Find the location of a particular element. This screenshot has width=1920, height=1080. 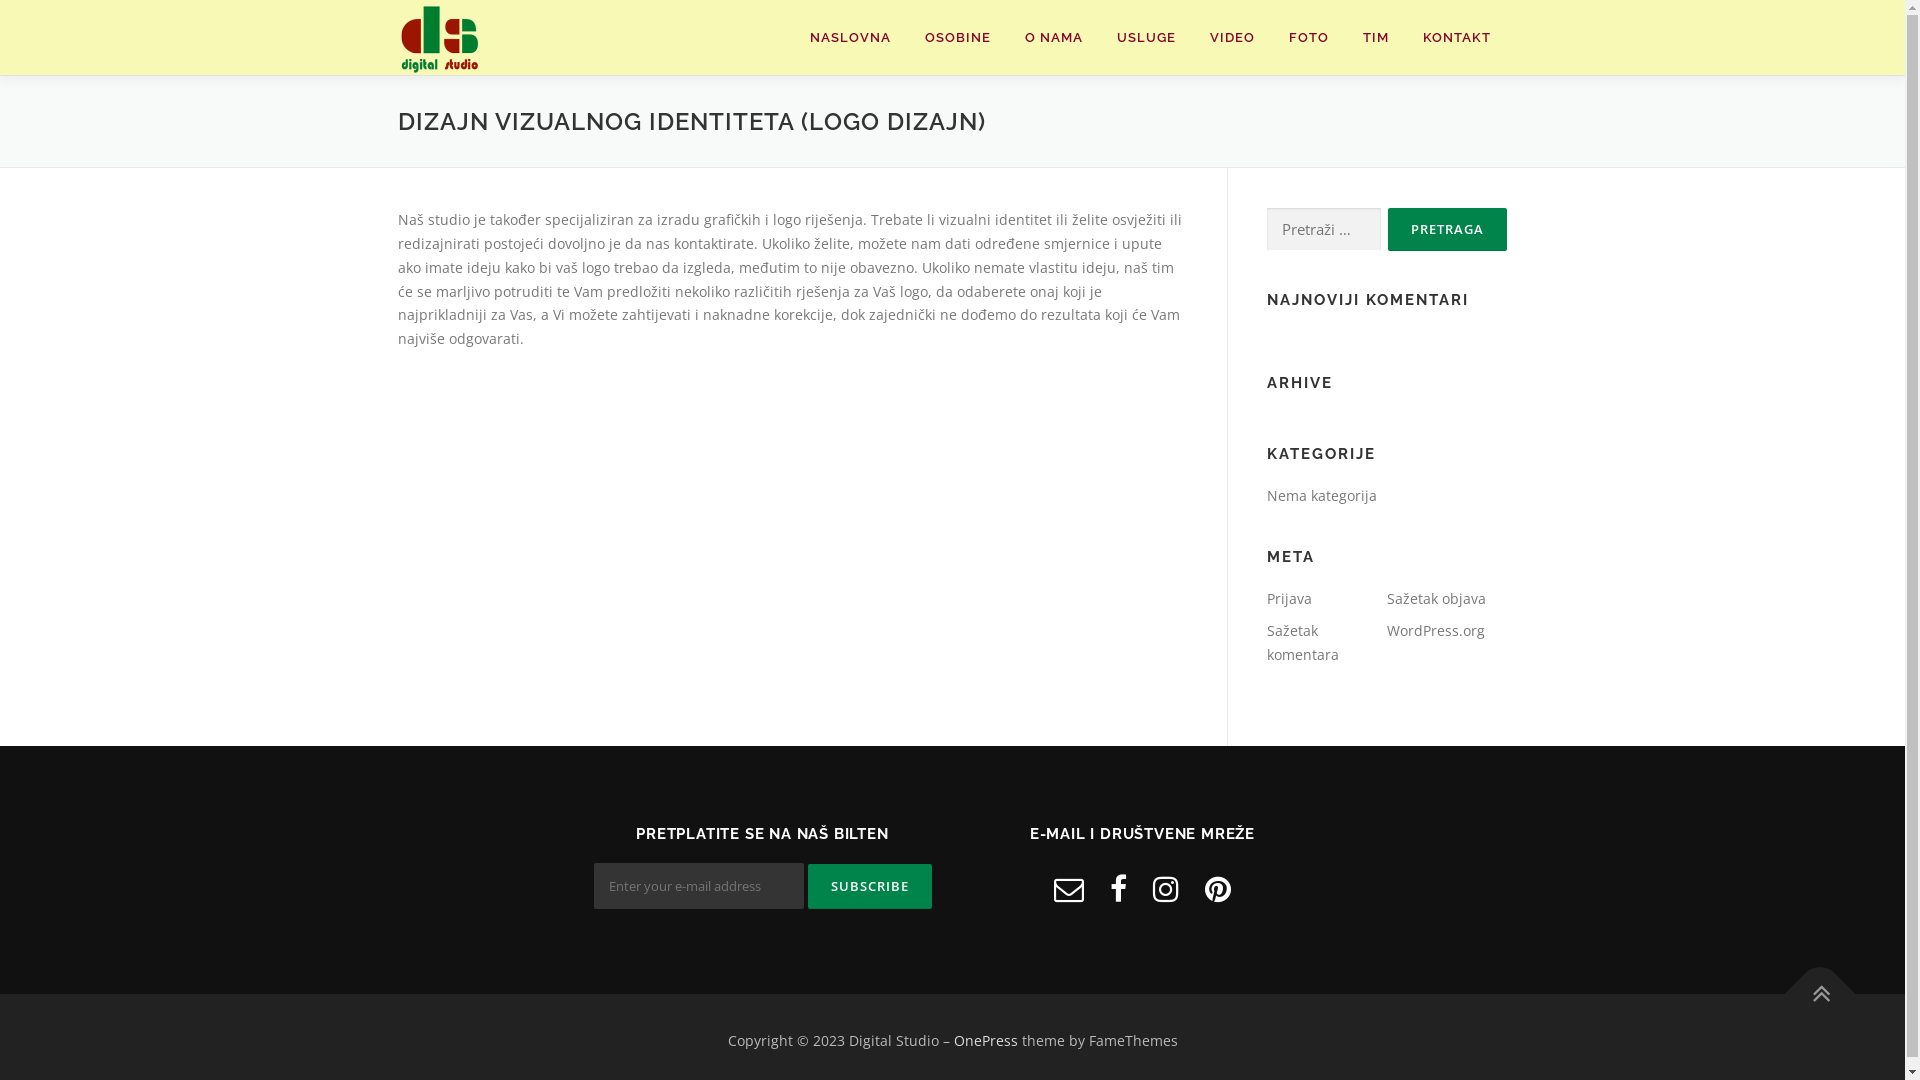

'FOTO' is located at coordinates (1309, 37).